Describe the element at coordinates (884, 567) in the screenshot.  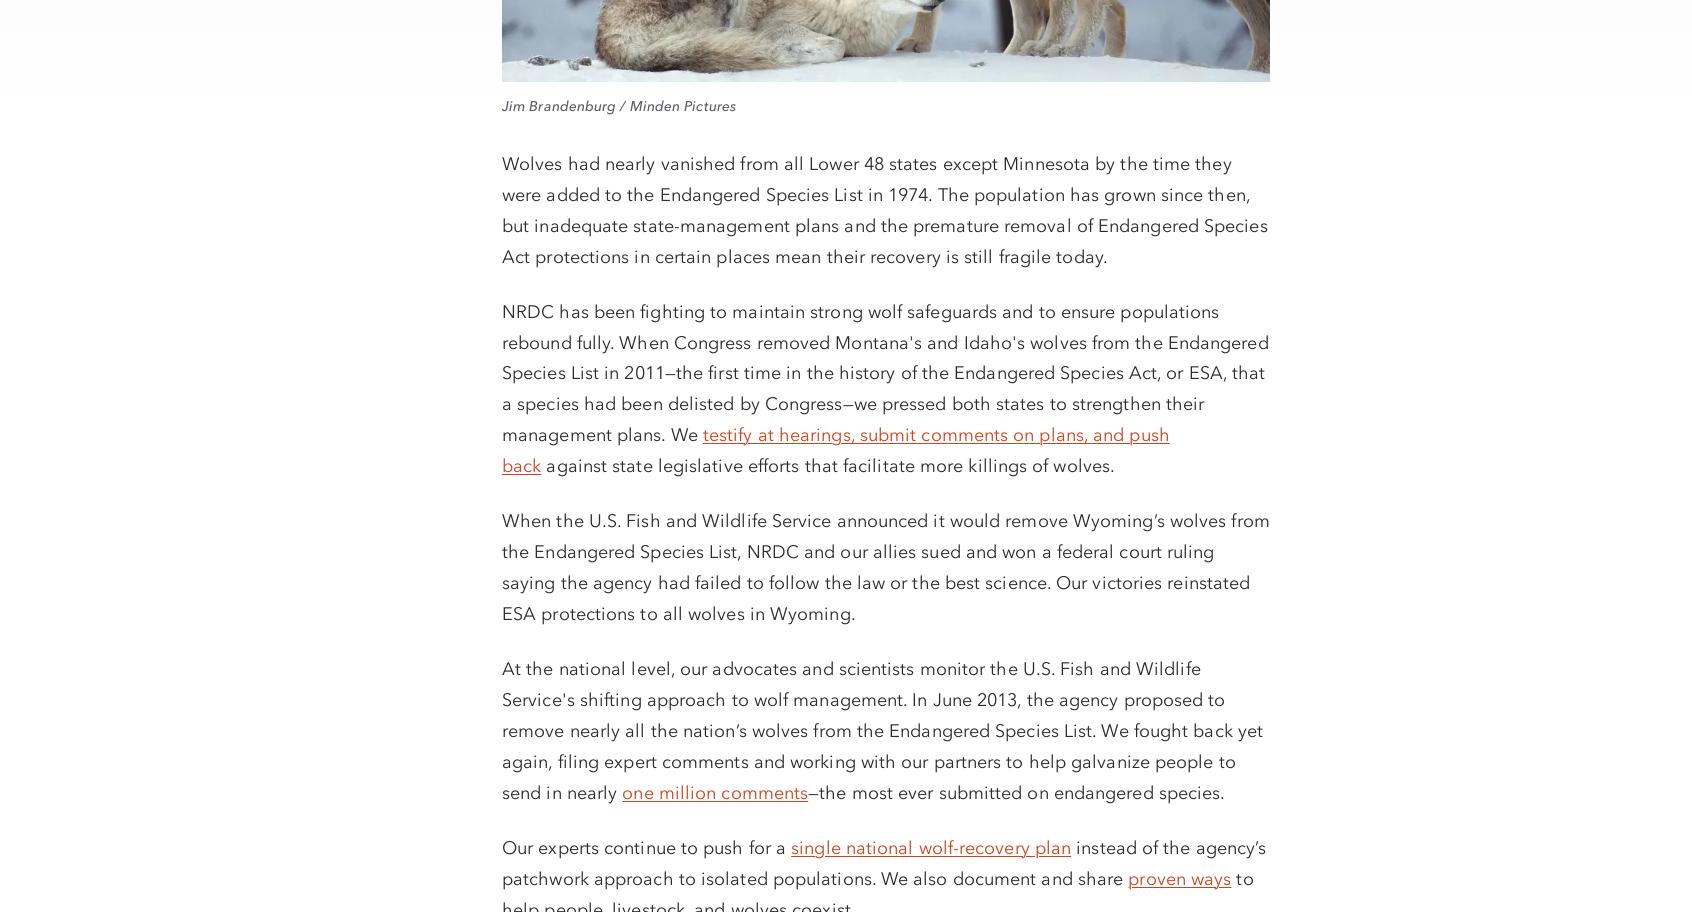
I see `'When the U.S. Fish and Wildlife Service announced it would remove Wyoming’s wolves from the Endangered Species List, NRDC and our allies sued and won a federal court ruling saying the agency had failed to follow the law or the best science. Our victories reinstated ESA protections to all wolves in Wyoming.'` at that location.